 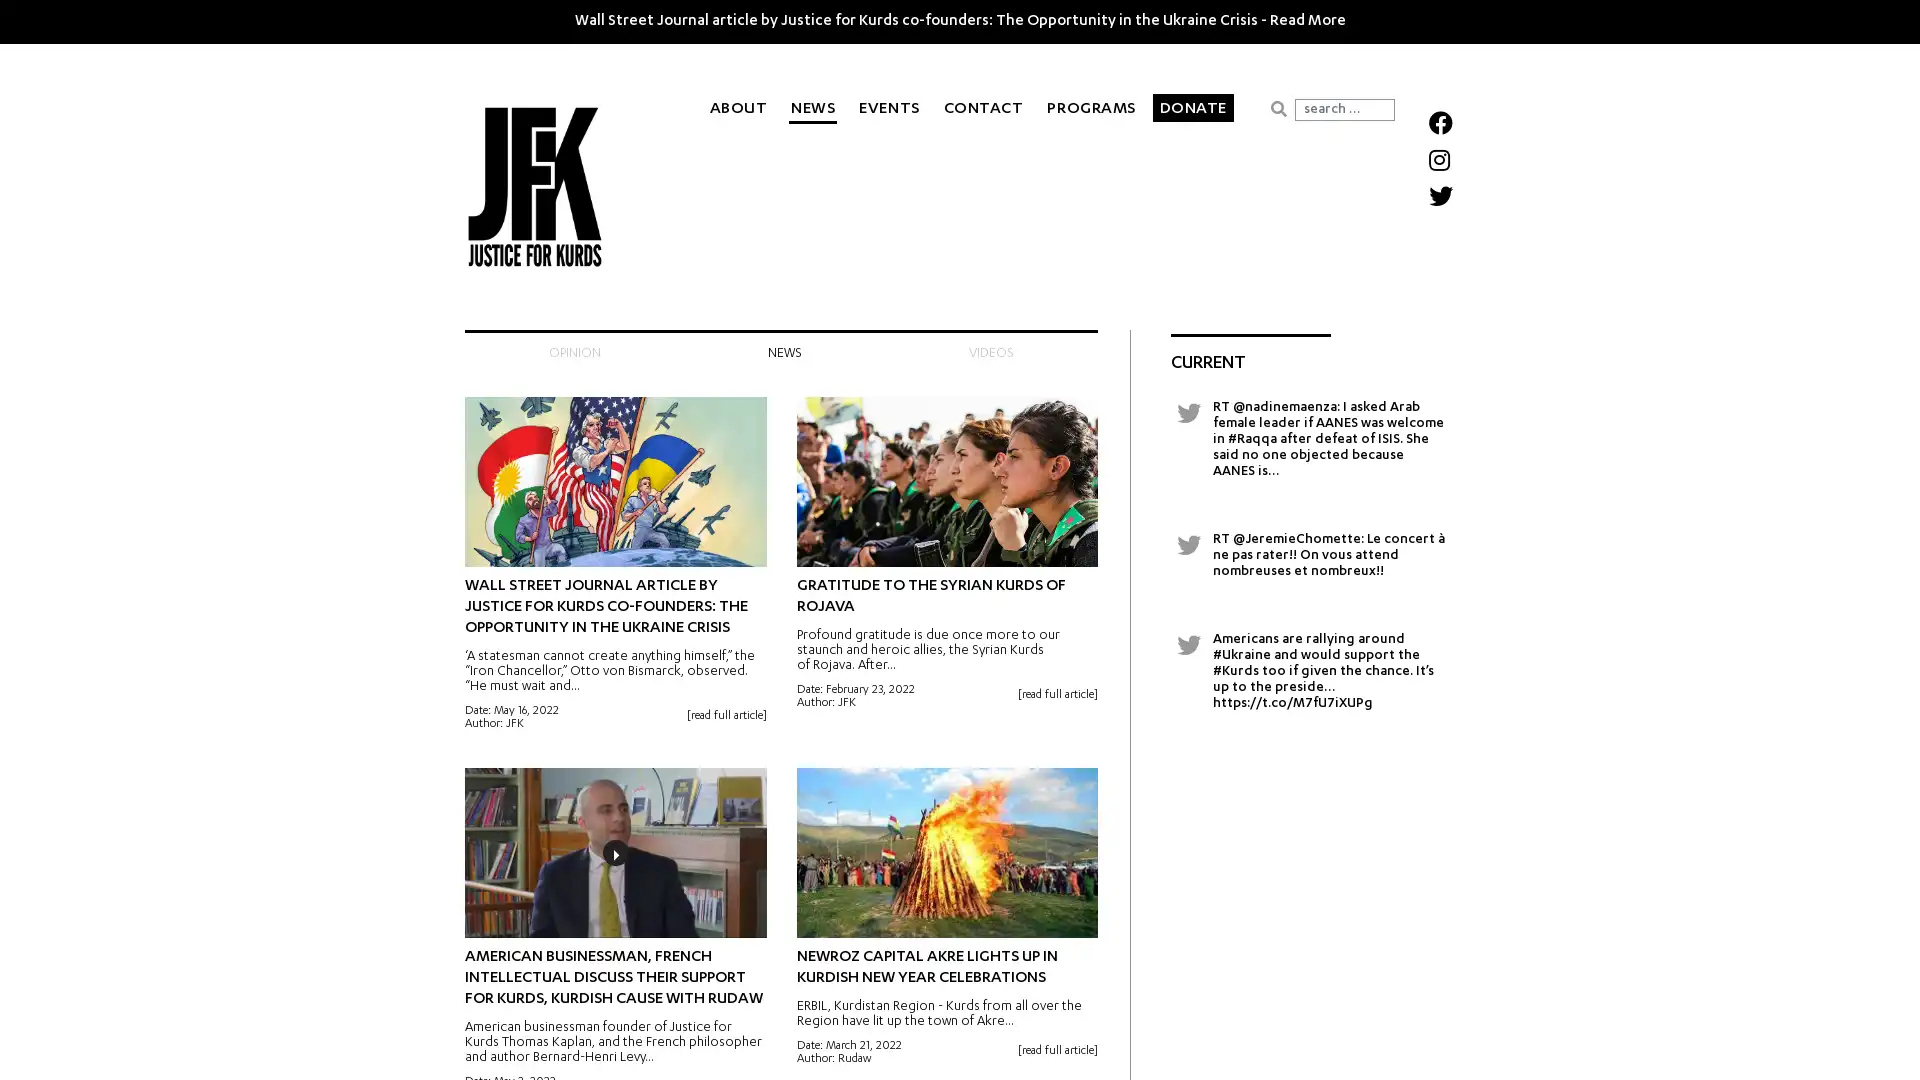 What do you see at coordinates (1277, 108) in the screenshot?
I see `Search` at bounding box center [1277, 108].